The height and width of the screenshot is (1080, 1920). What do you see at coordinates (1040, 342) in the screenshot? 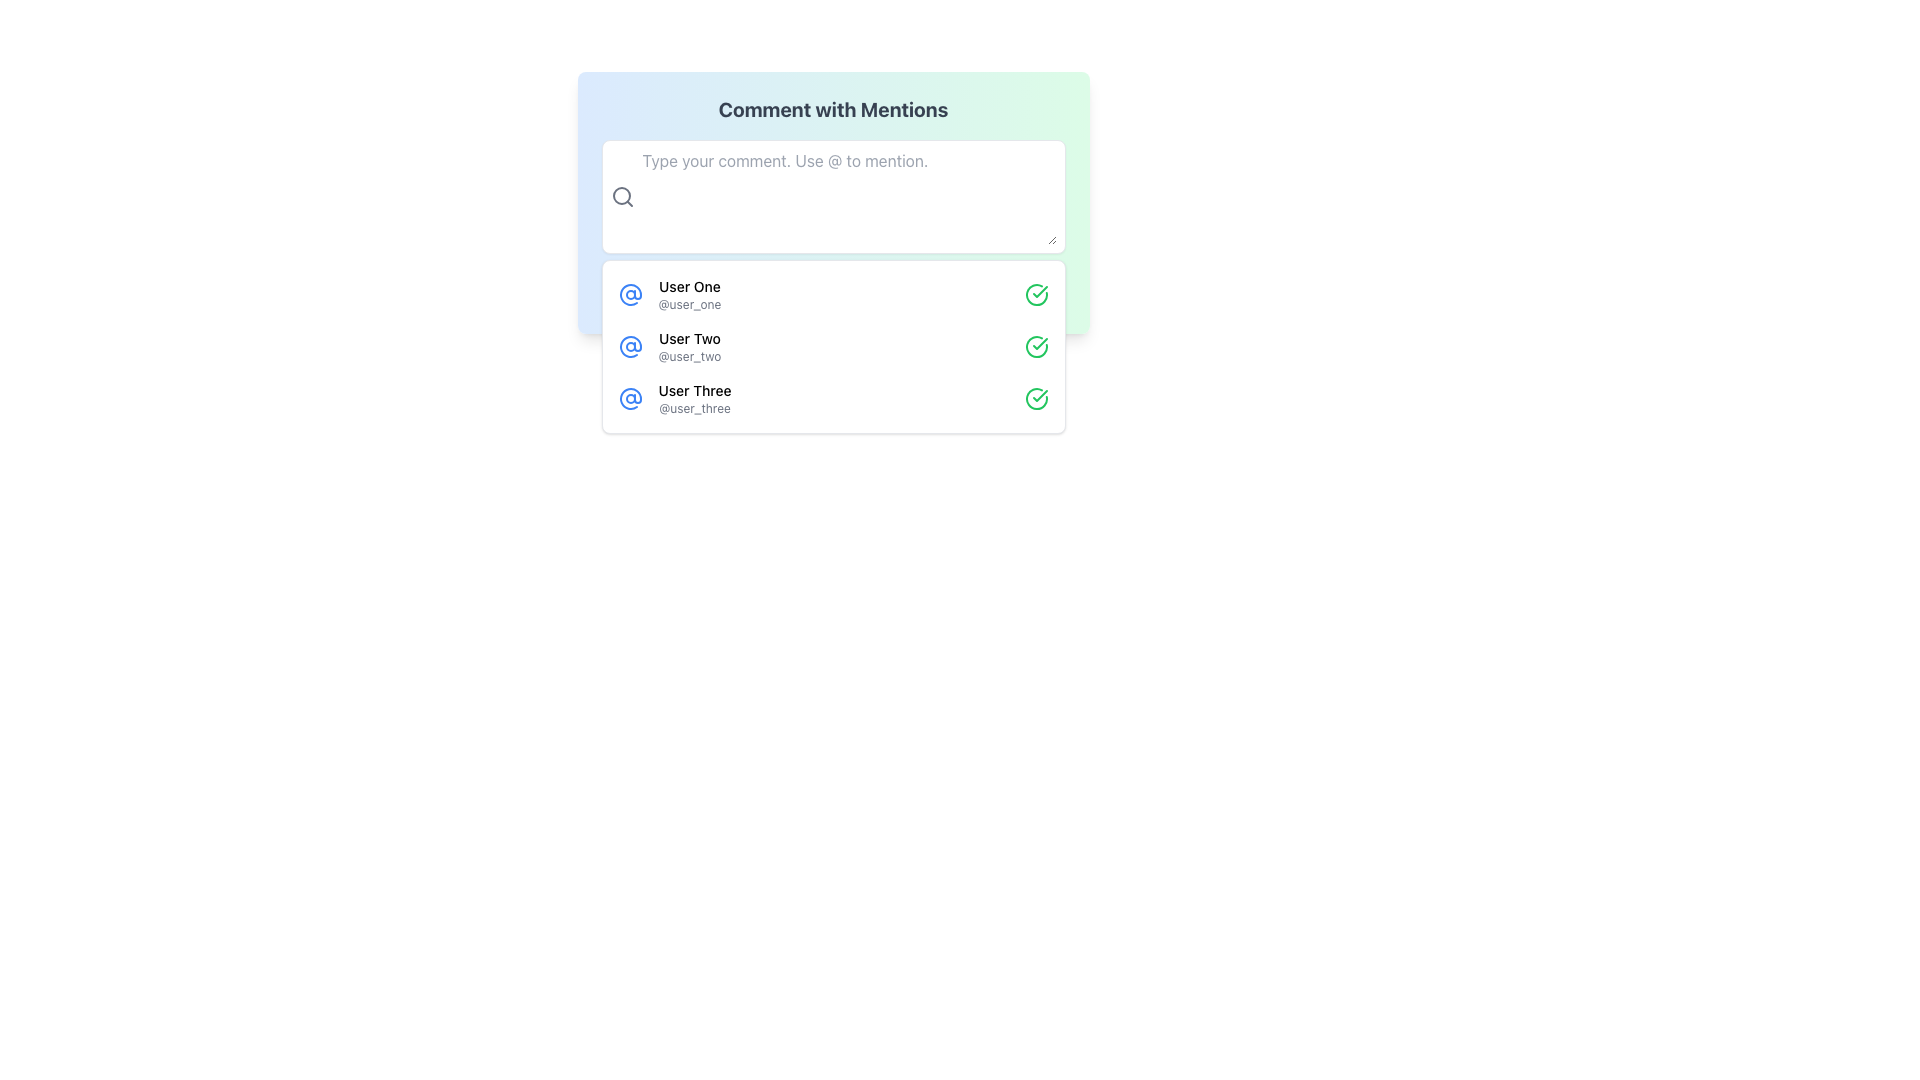
I see `the verification status icon, which is a green checkmark inside a circle, located adjacent to the second user's entry in the vertical list` at bounding box center [1040, 342].